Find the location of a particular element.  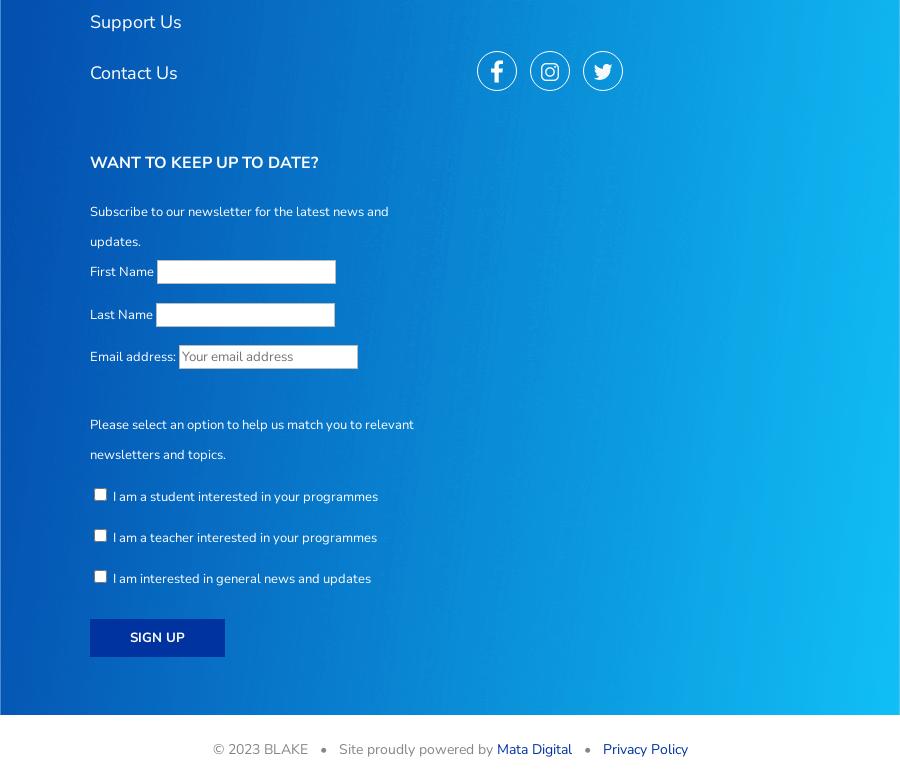

'Please select an option to help us match you to relevant newsletters and topics.' is located at coordinates (251, 439).